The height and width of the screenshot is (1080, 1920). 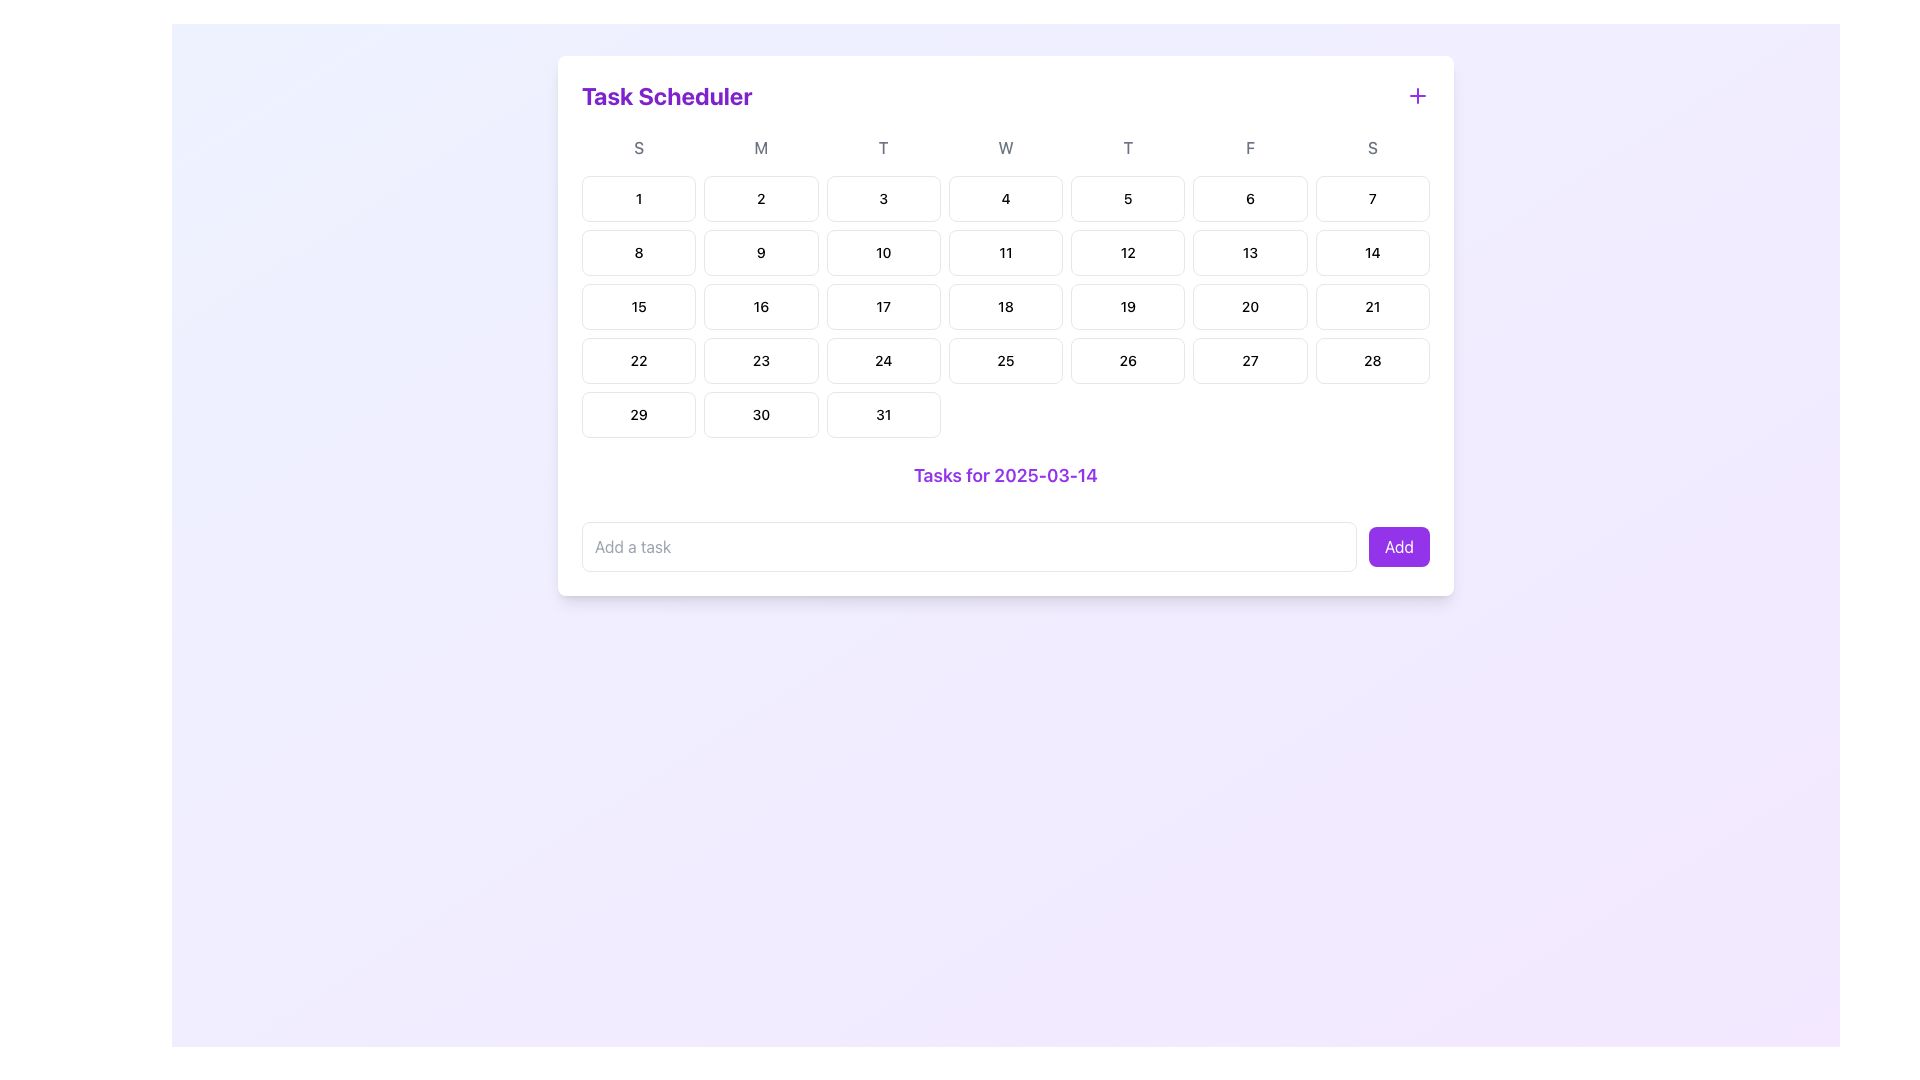 I want to click on the button displaying the number '9' in the calendar interface, so click(x=760, y=252).